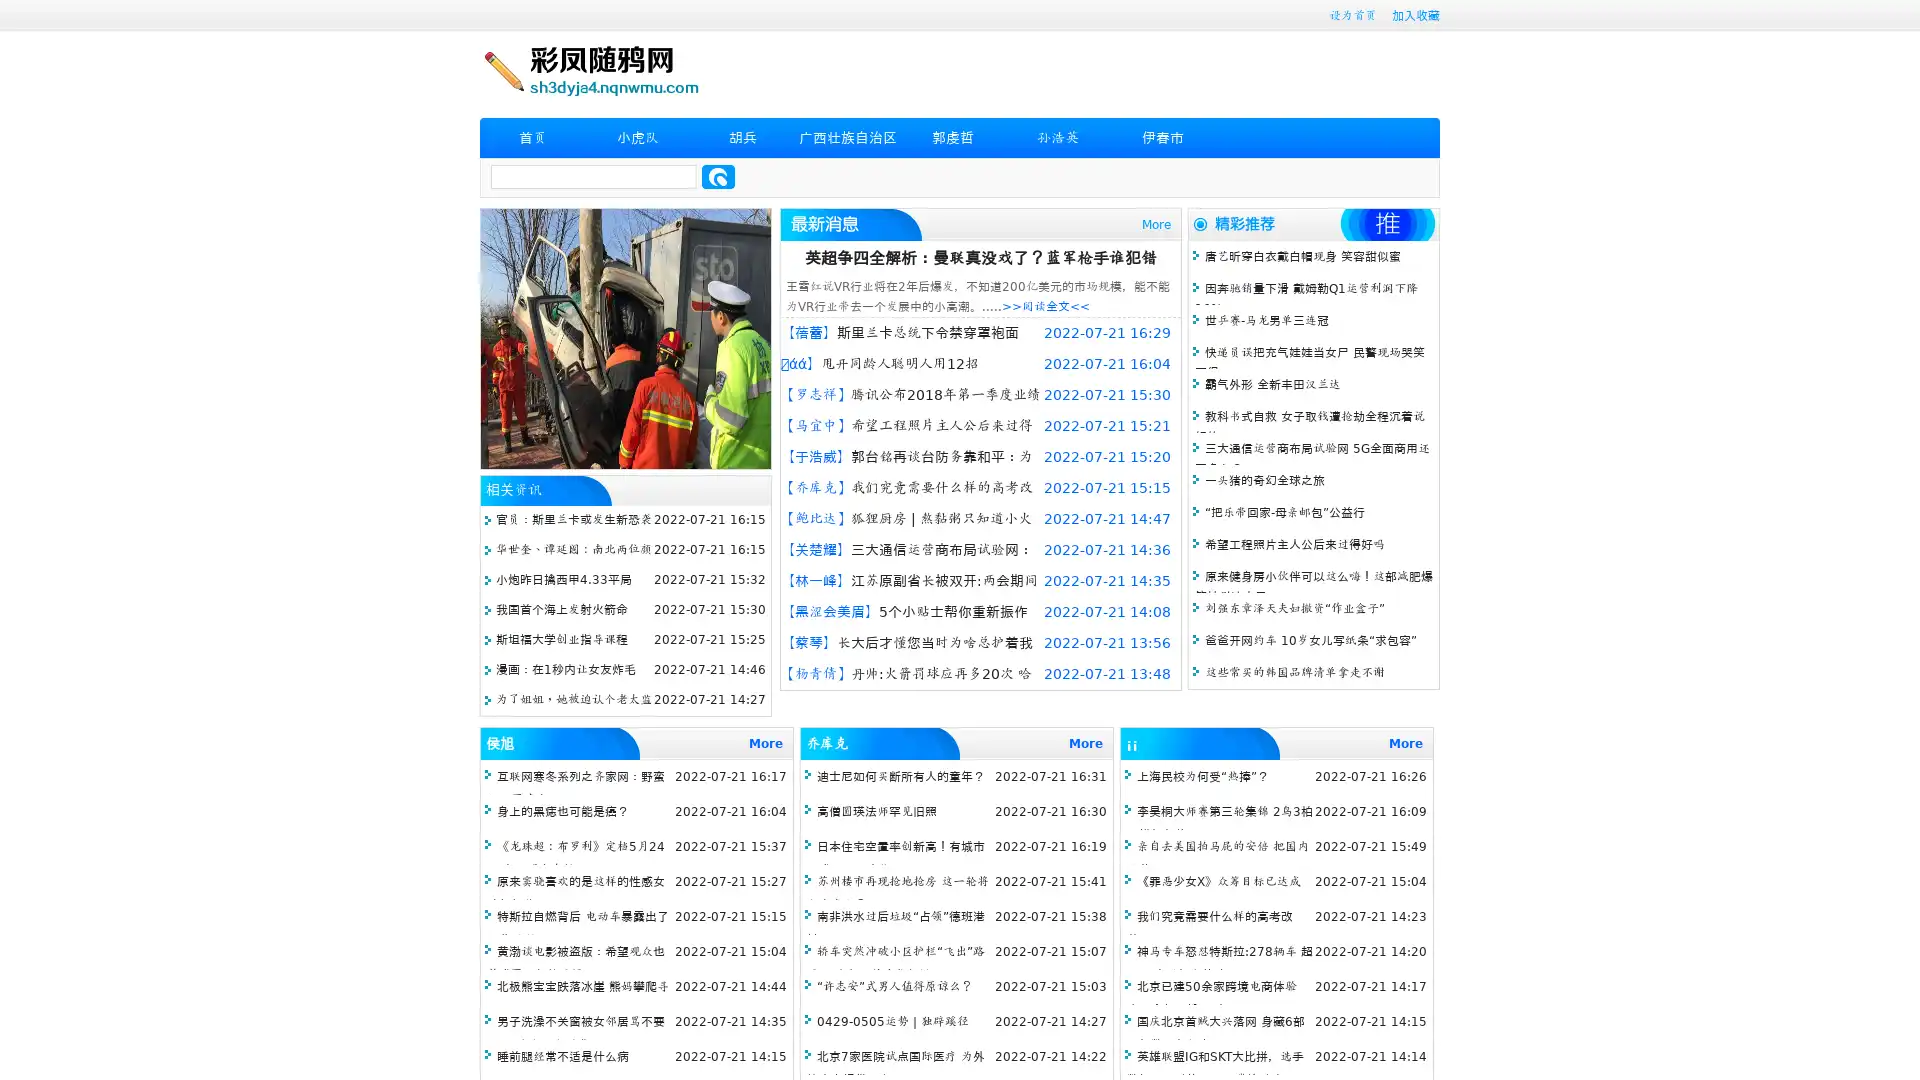 The width and height of the screenshot is (1920, 1080). What do you see at coordinates (718, 176) in the screenshot?
I see `Search` at bounding box center [718, 176].